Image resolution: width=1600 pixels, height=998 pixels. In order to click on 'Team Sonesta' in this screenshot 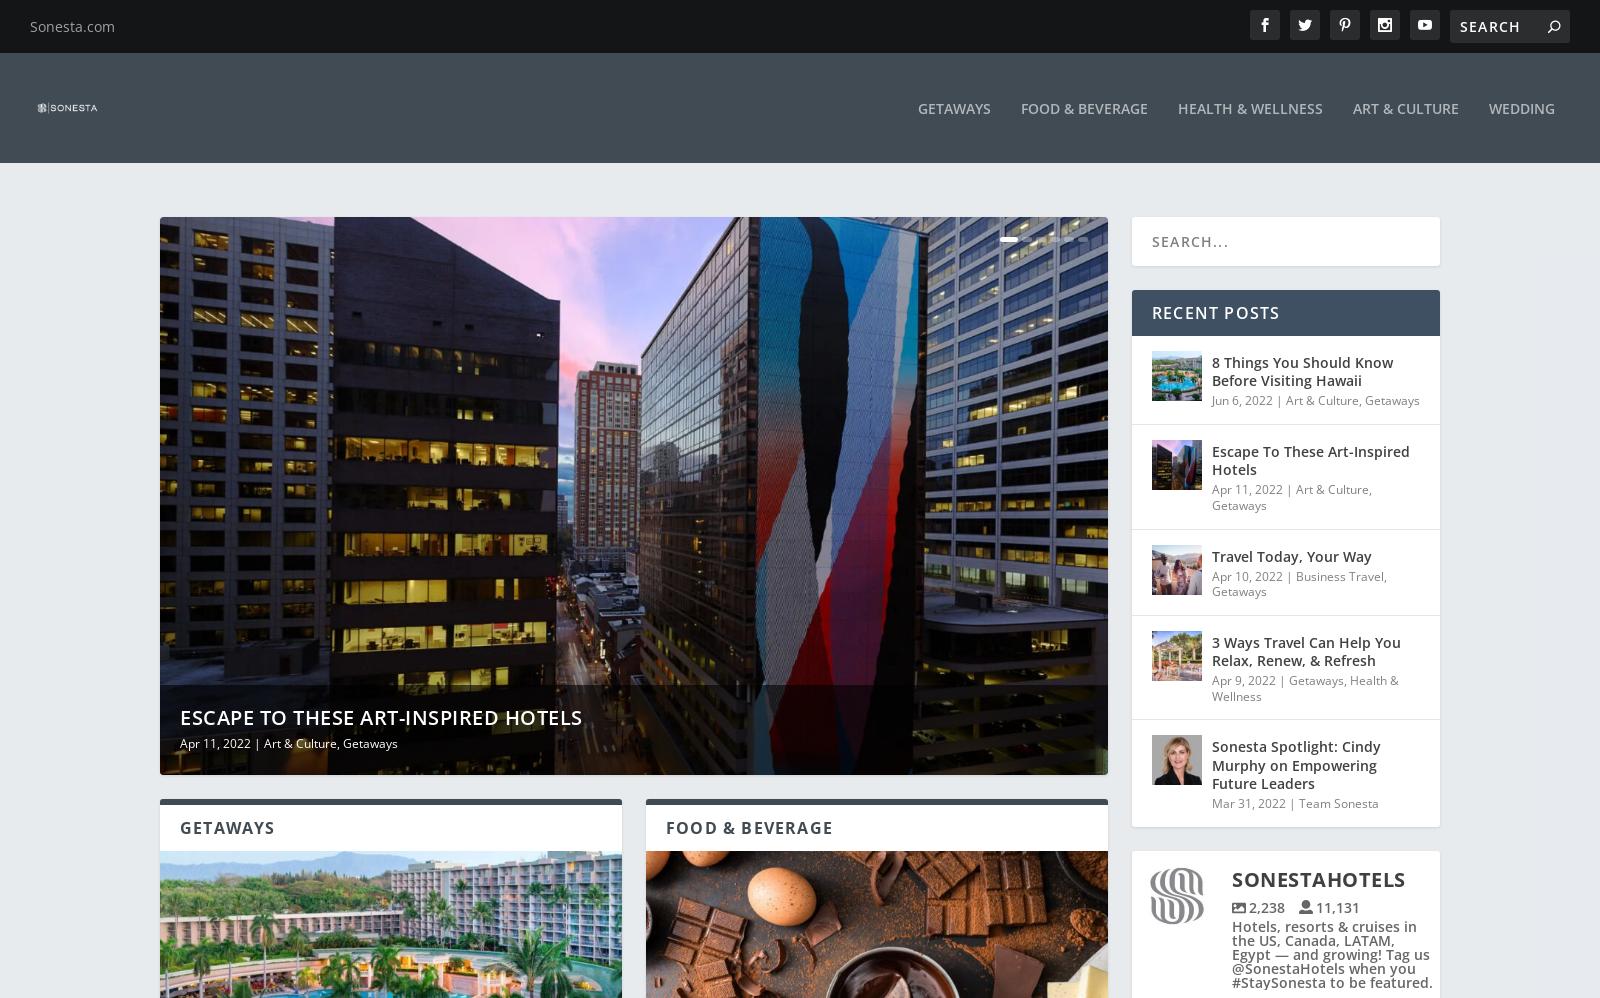, I will do `click(1298, 788)`.